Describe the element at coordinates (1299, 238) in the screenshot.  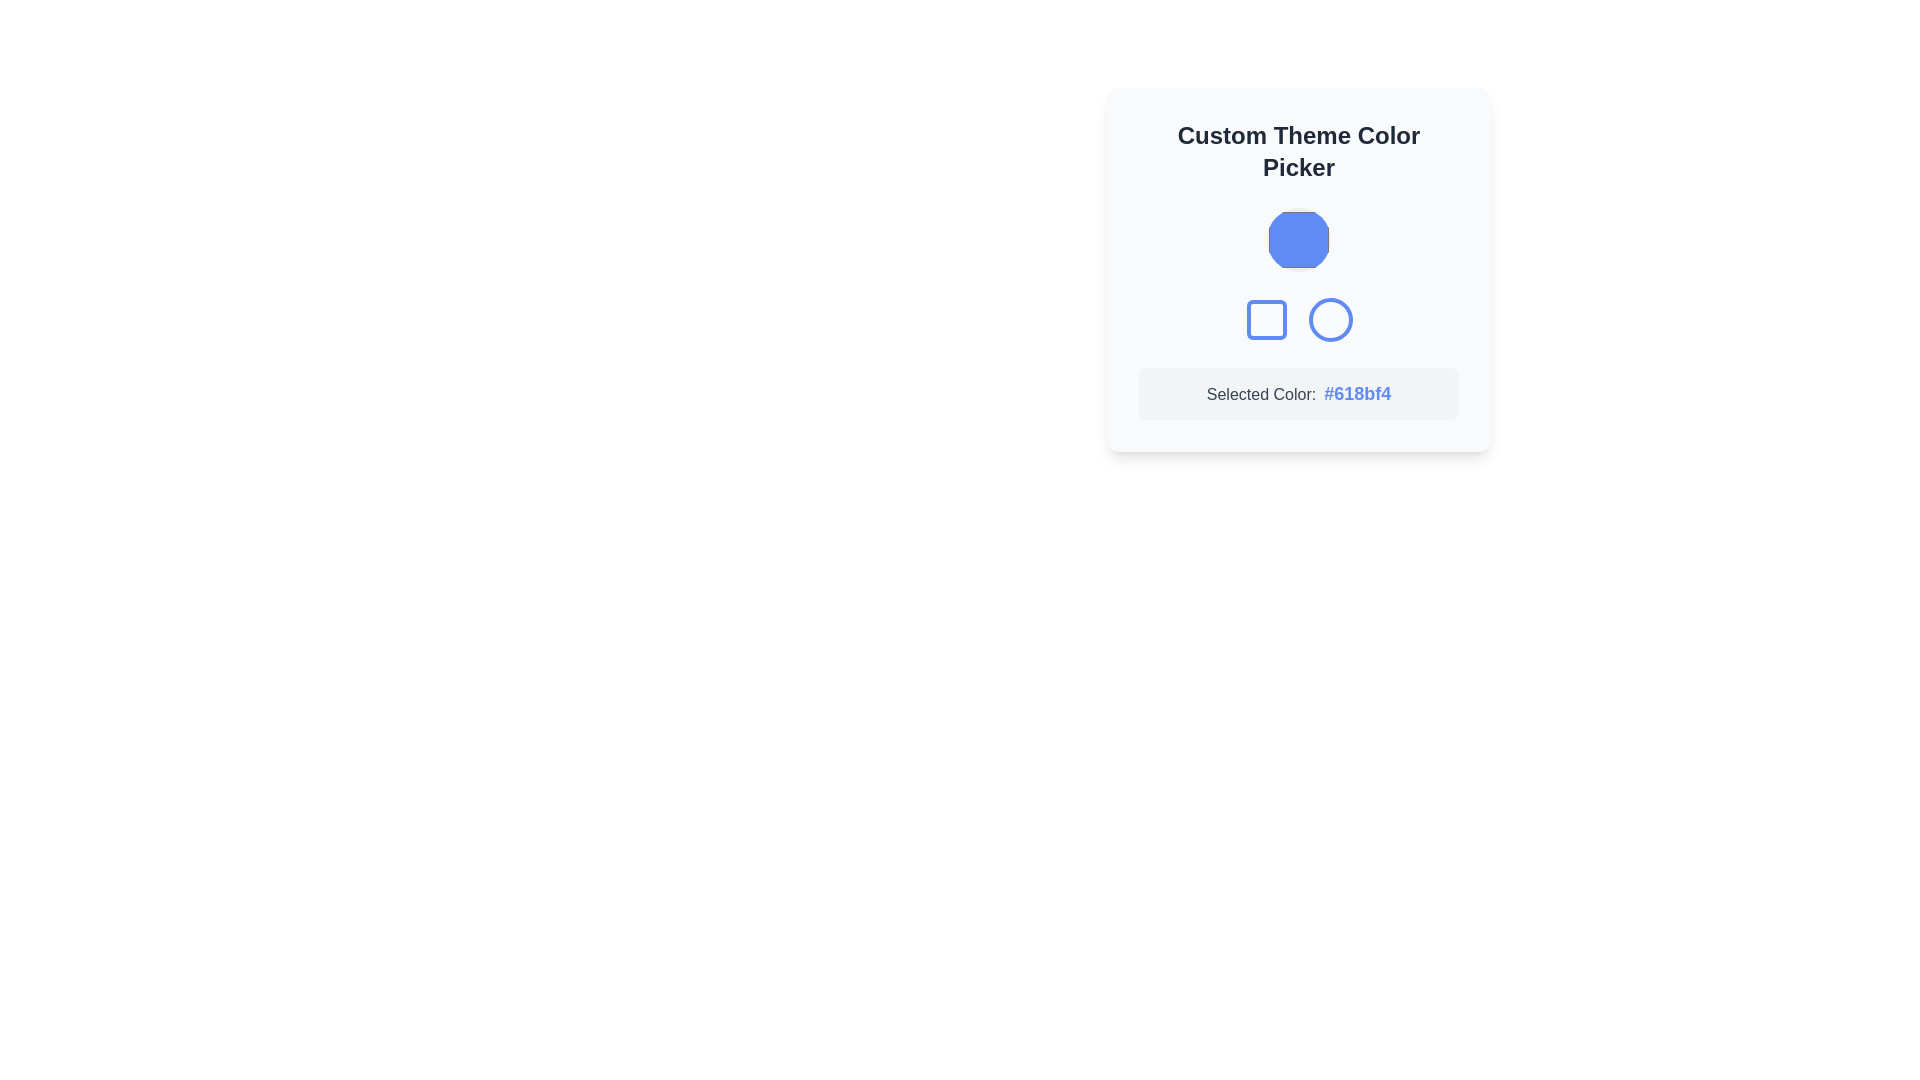
I see `the circular light blue Color Picker Button located in the top section of the 'Custom Theme Color Picker' panel` at that location.